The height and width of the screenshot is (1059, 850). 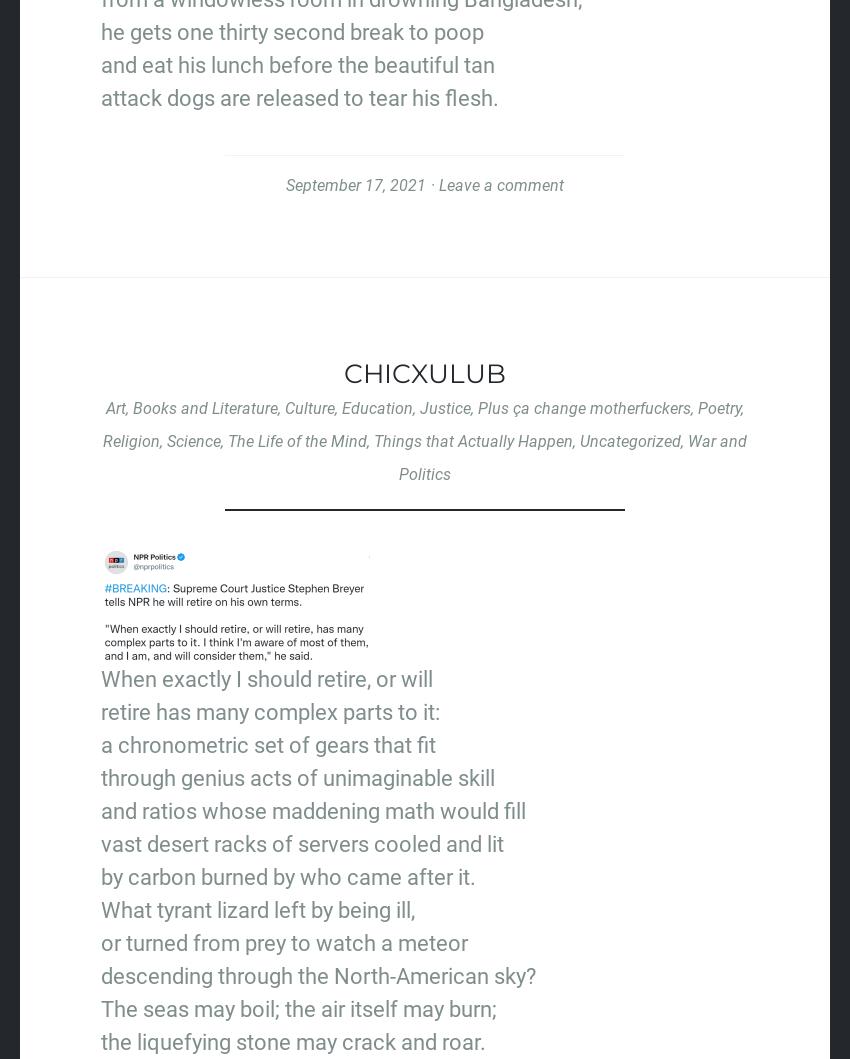 What do you see at coordinates (131, 440) in the screenshot?
I see `'Religion'` at bounding box center [131, 440].